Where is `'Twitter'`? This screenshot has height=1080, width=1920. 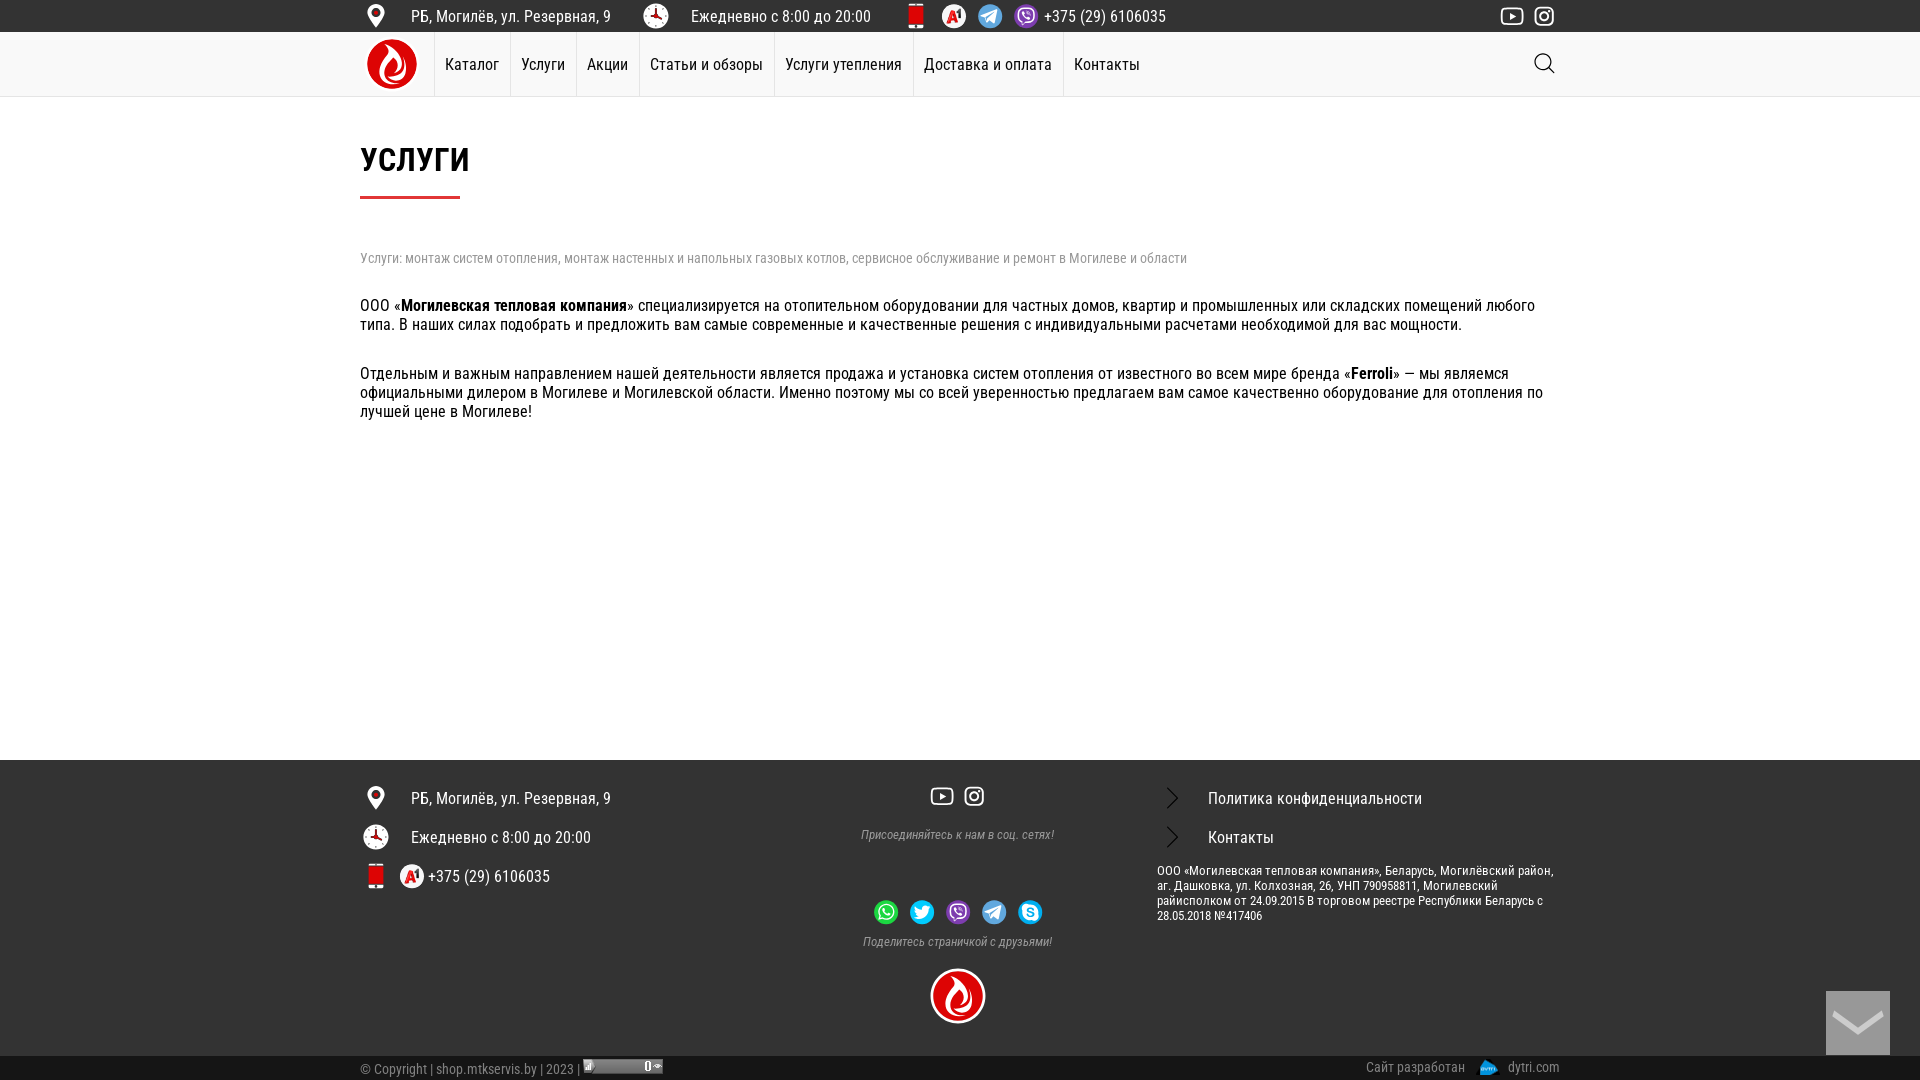 'Twitter' is located at coordinates (920, 911).